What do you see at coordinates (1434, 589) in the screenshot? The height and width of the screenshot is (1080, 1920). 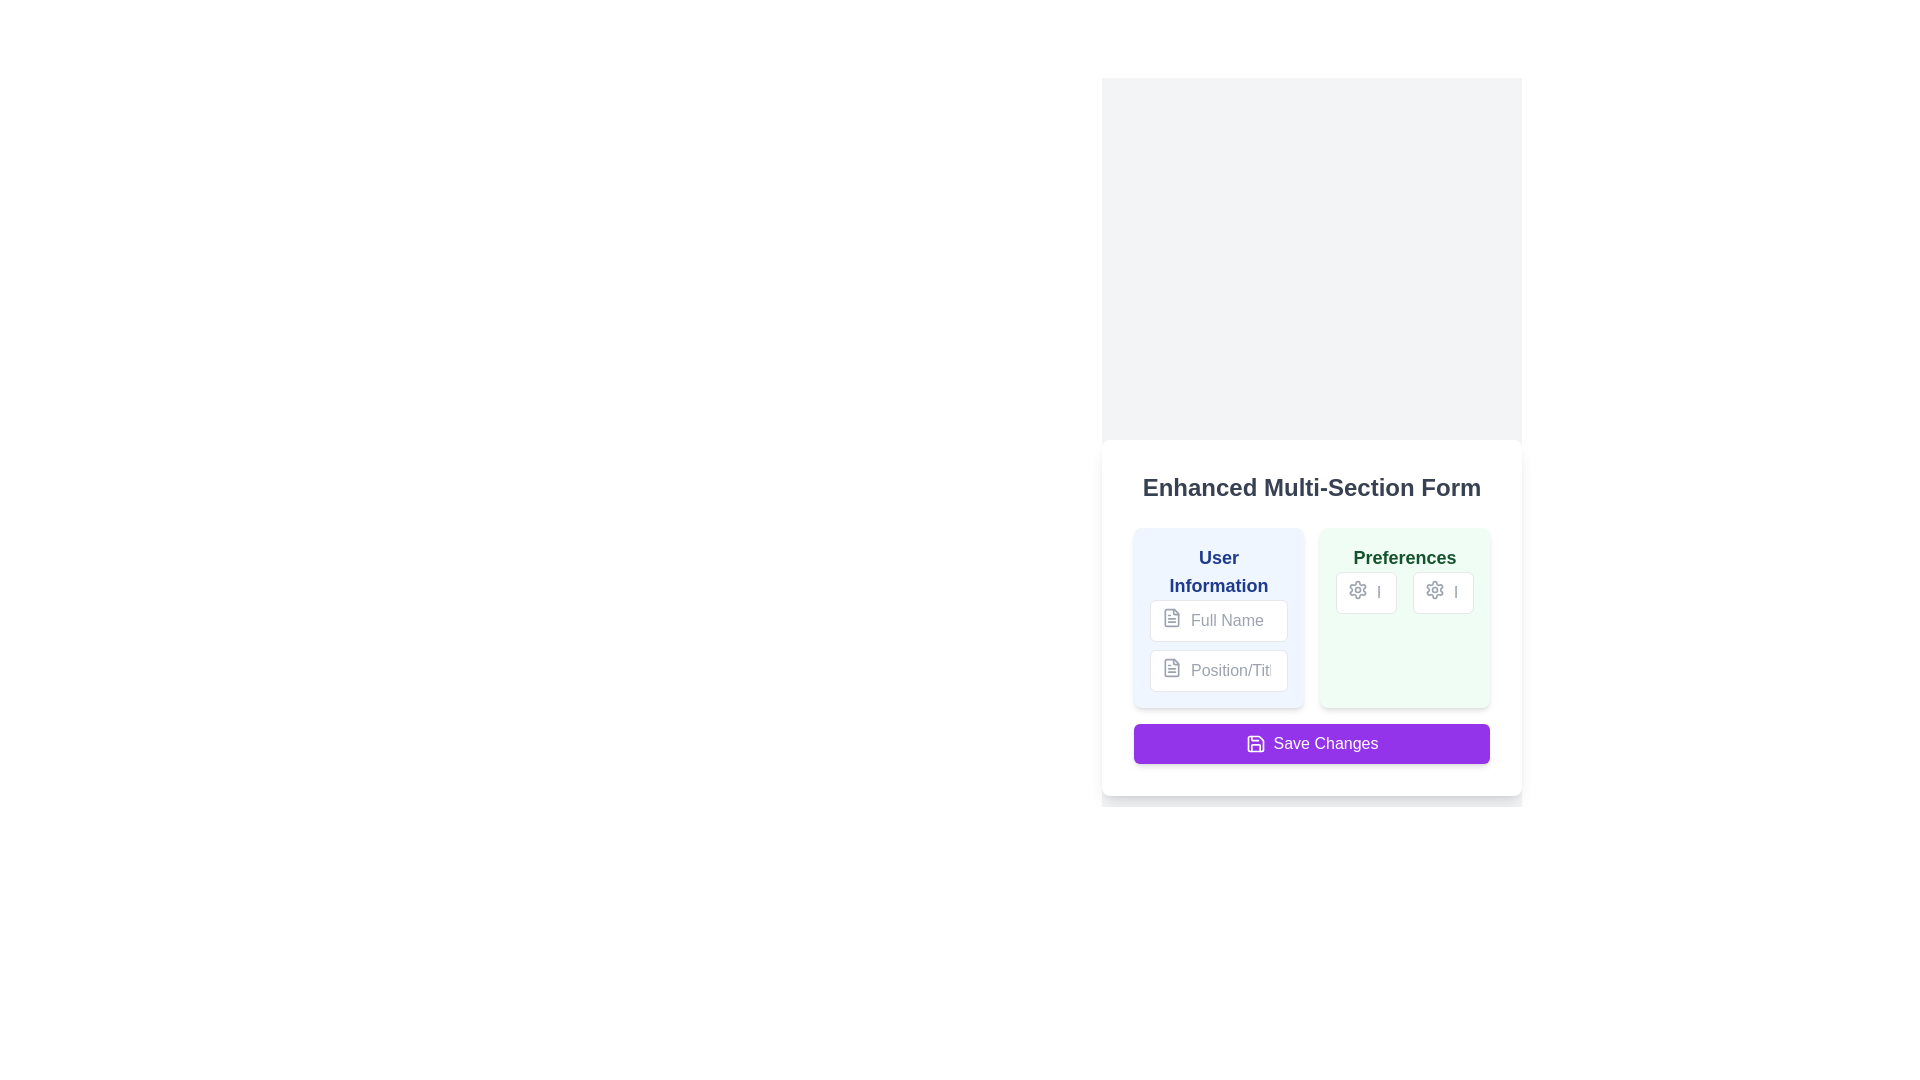 I see `the Settings icon, which is a gray gear-like shape located in the Preferences section beneath the Enhanced Multi-Section Form header` at bounding box center [1434, 589].